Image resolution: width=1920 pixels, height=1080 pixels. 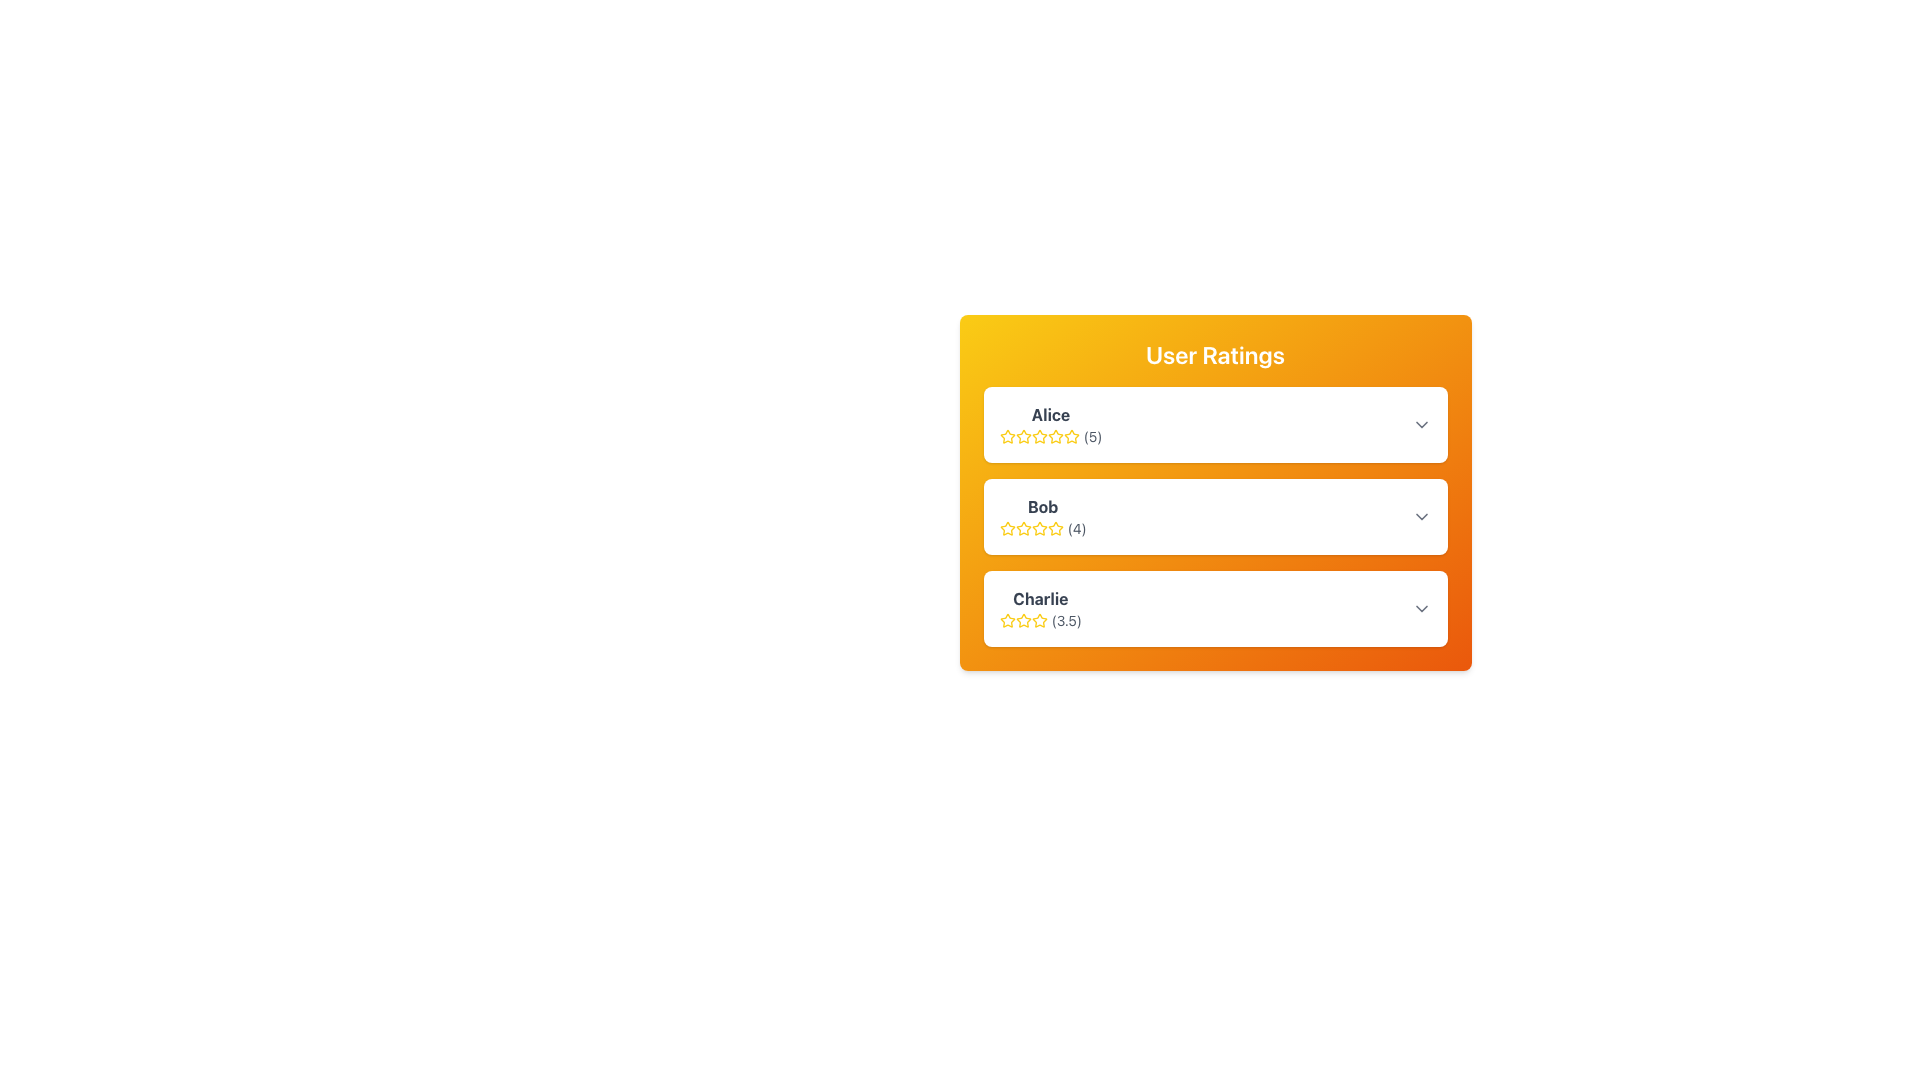 What do you see at coordinates (1007, 527) in the screenshot?
I see `the first star icon in the 5-star rating widget for 'Bob' to interact with it` at bounding box center [1007, 527].